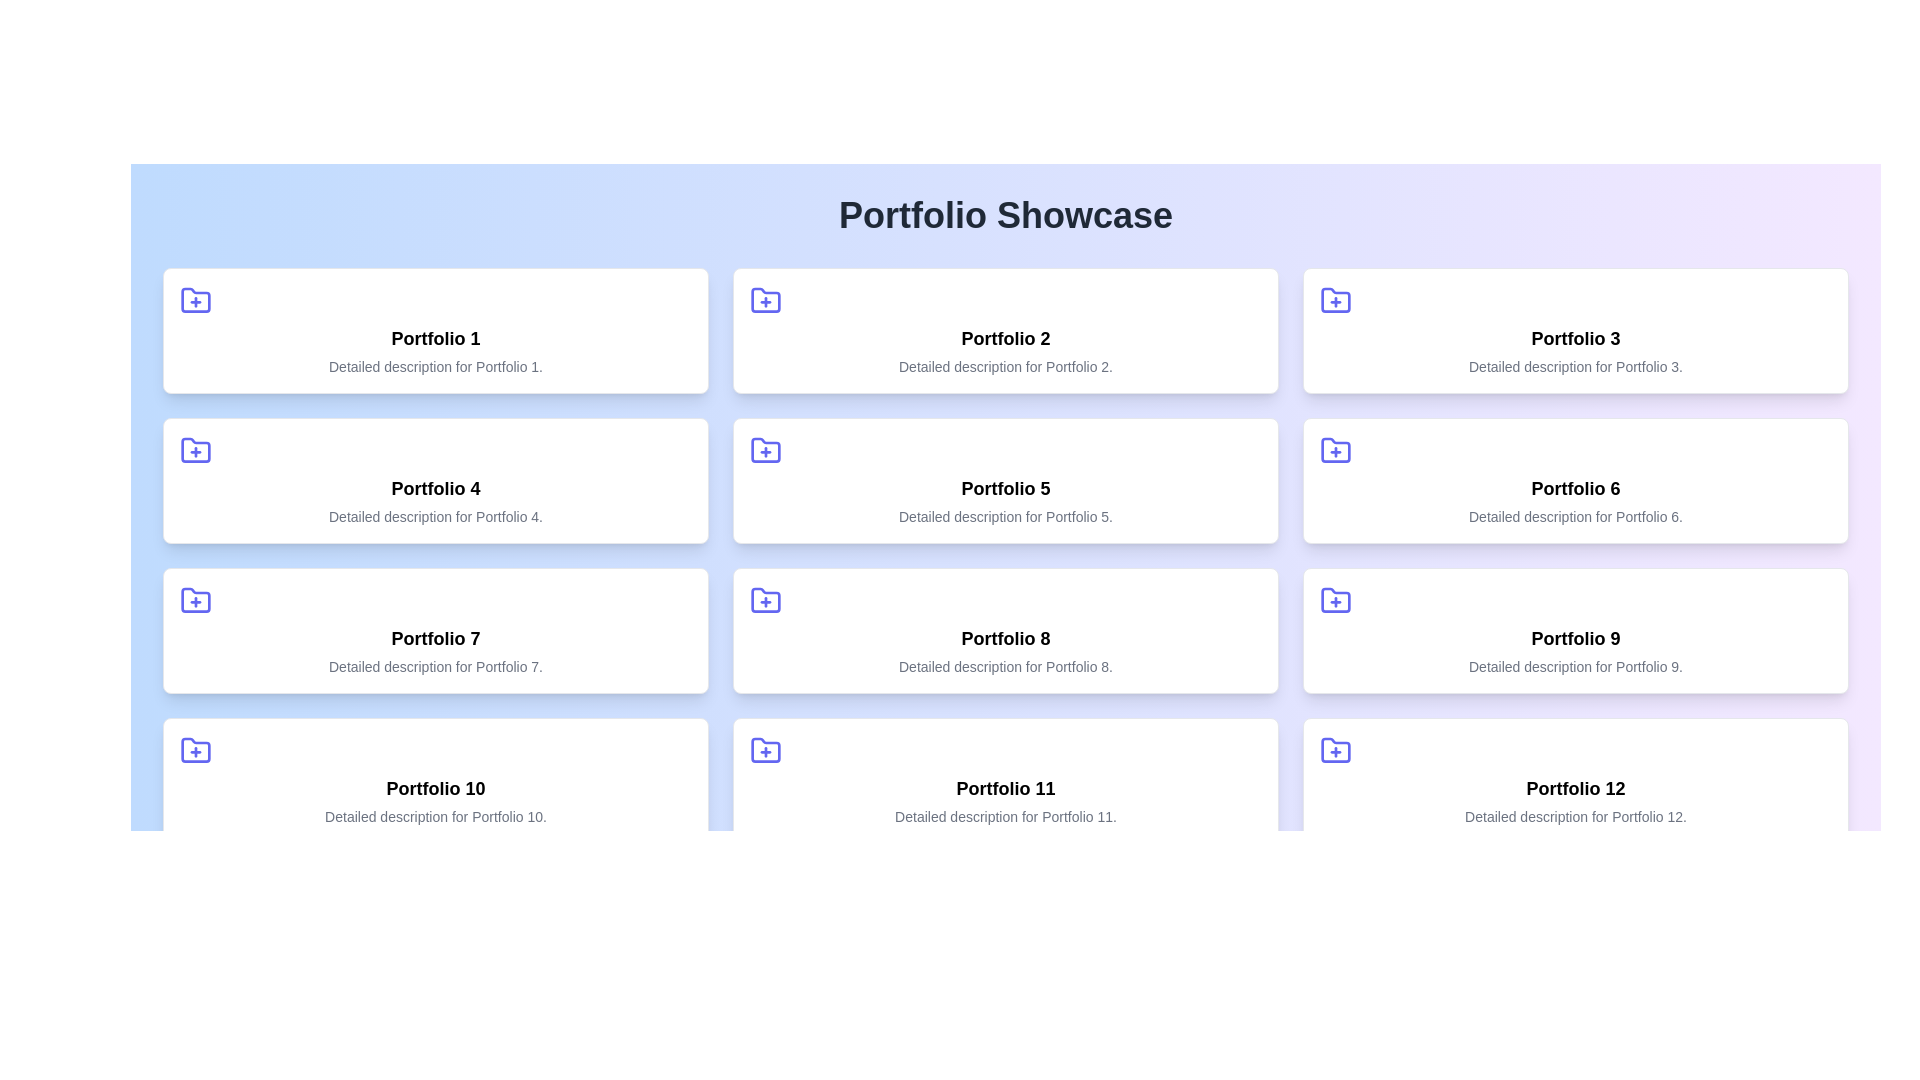 This screenshot has height=1080, width=1920. What do you see at coordinates (1006, 667) in the screenshot?
I see `the text label that reads 'Detailed description for Portfolio 8.' located at the bottom of the card labeled 'Portfolio 8.' in the right column of the third row within a grid layout of twelve cards` at bounding box center [1006, 667].